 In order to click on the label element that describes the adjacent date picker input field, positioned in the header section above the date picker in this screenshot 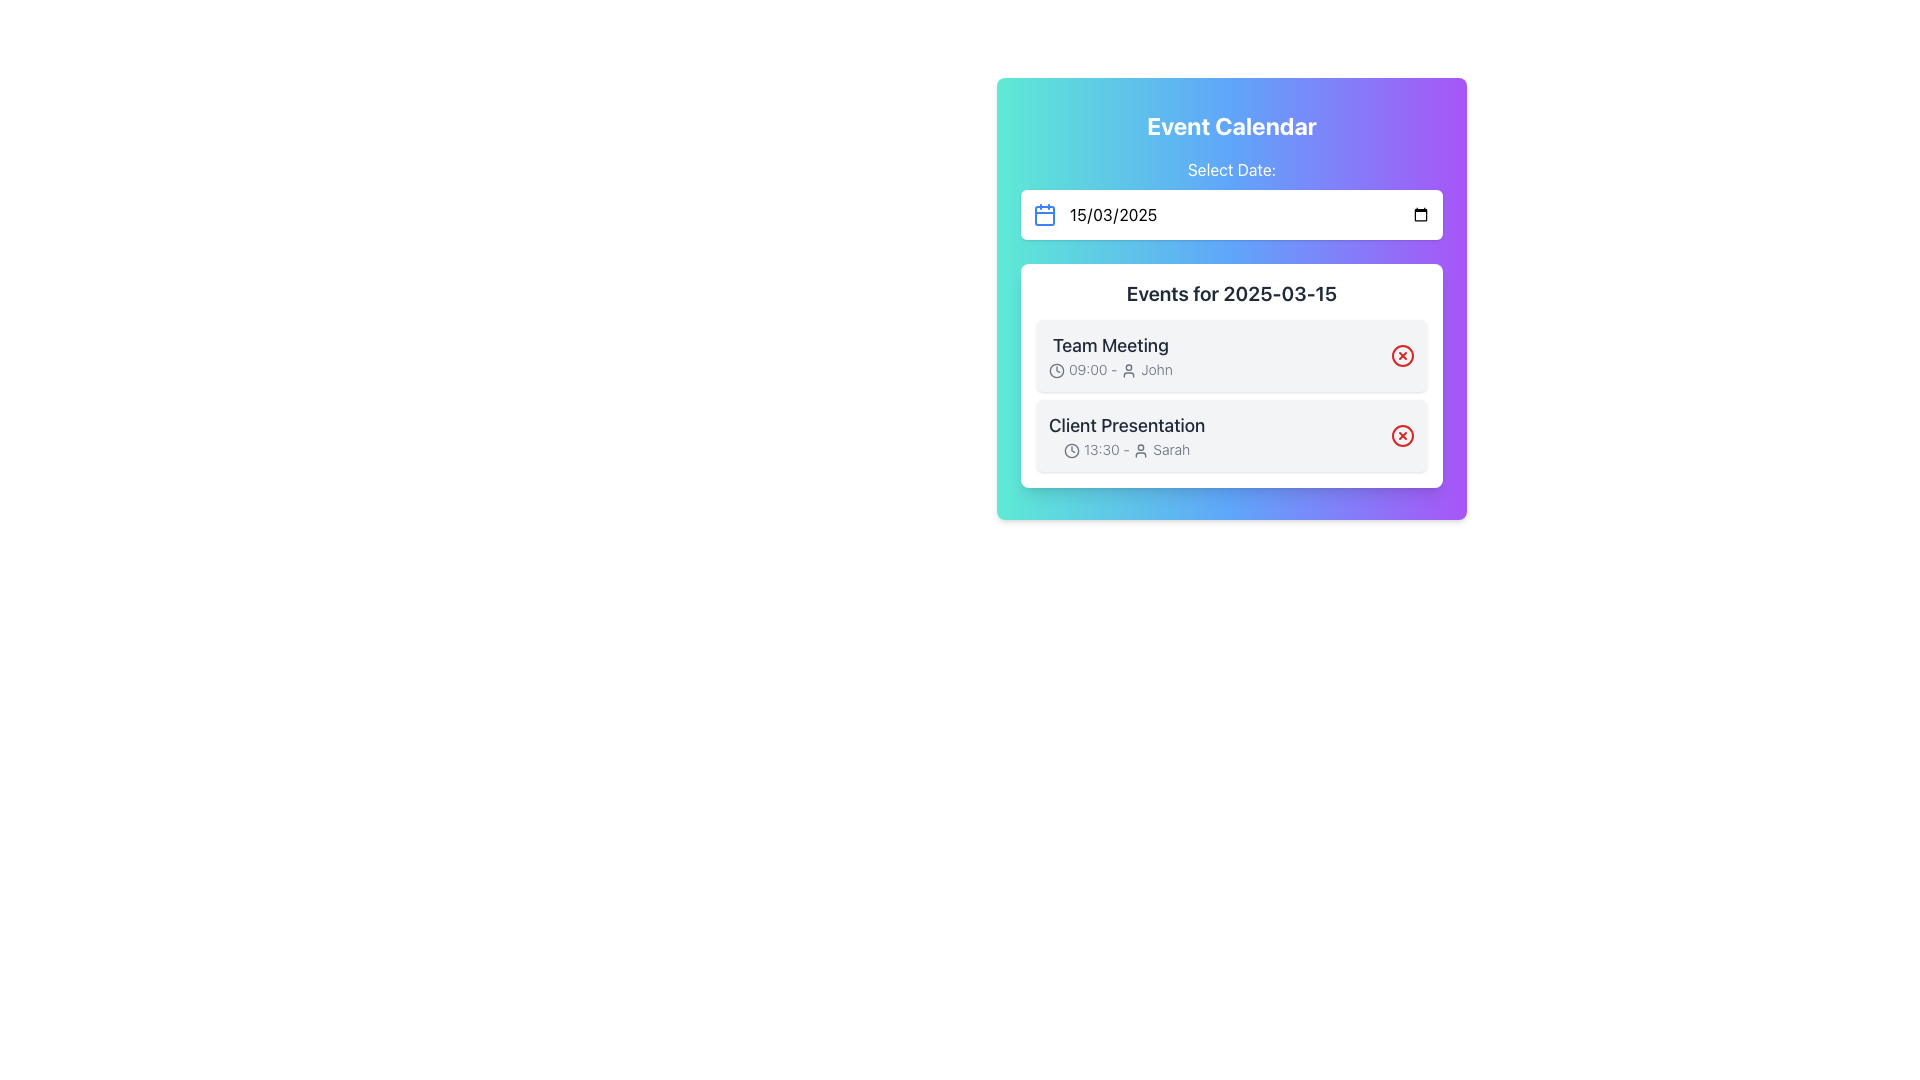, I will do `click(1231, 168)`.